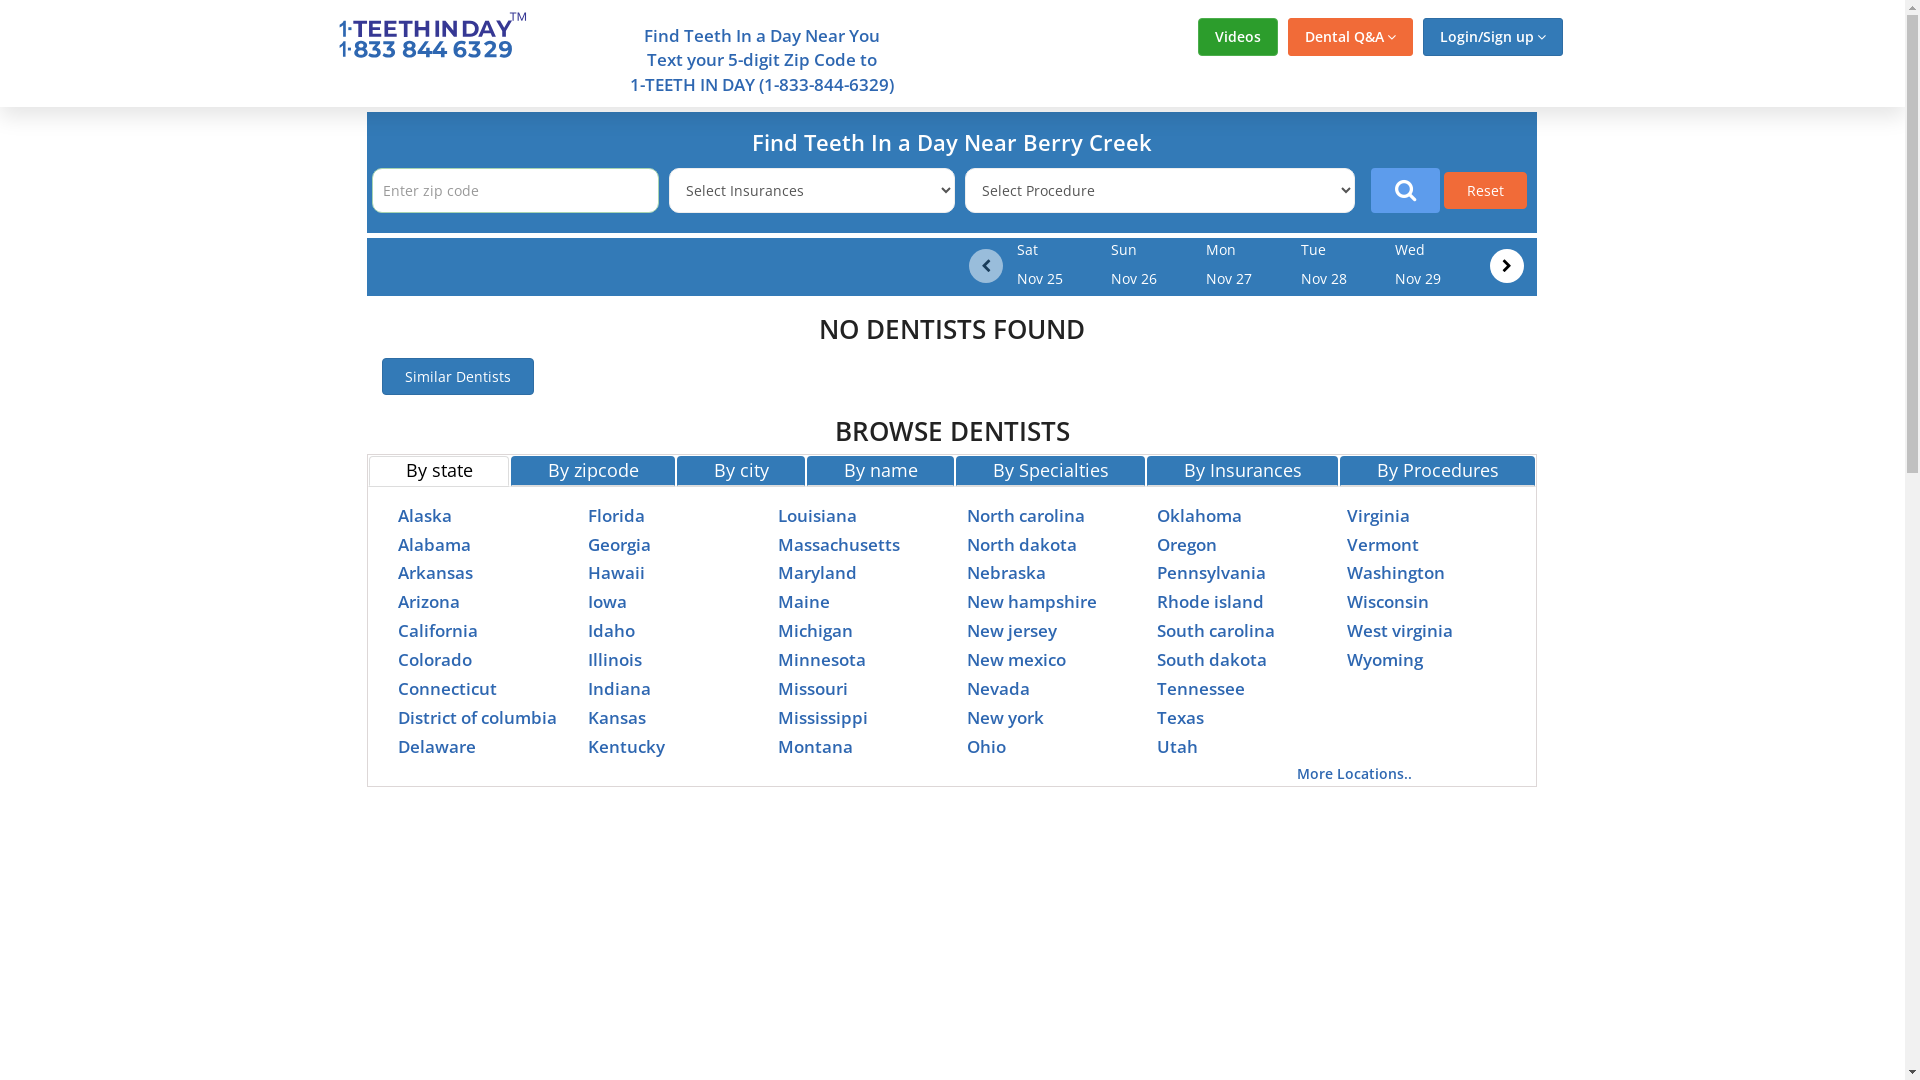 The width and height of the screenshot is (1920, 1080). Describe the element at coordinates (1237, 37) in the screenshot. I see `'Videos'` at that location.